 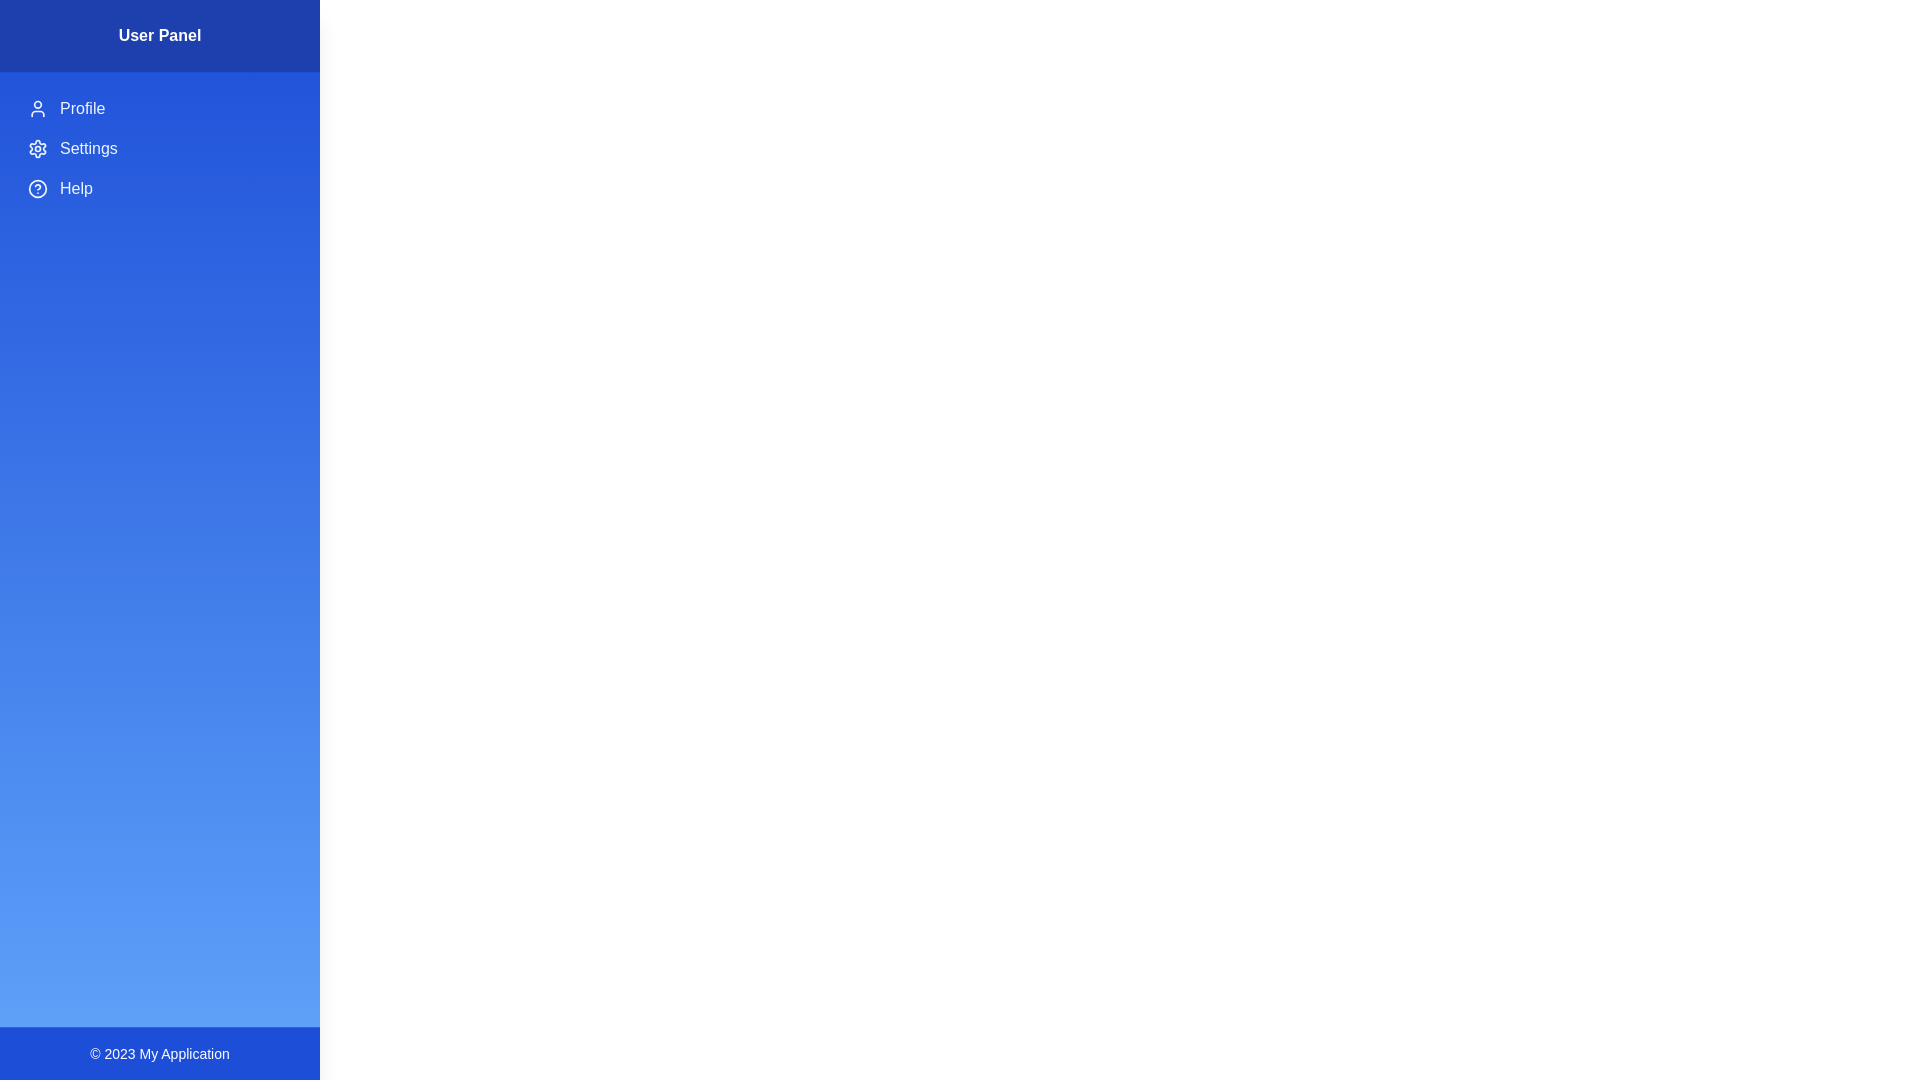 What do you see at coordinates (158, 108) in the screenshot?
I see `the 'Profile' menu item in the drawer` at bounding box center [158, 108].